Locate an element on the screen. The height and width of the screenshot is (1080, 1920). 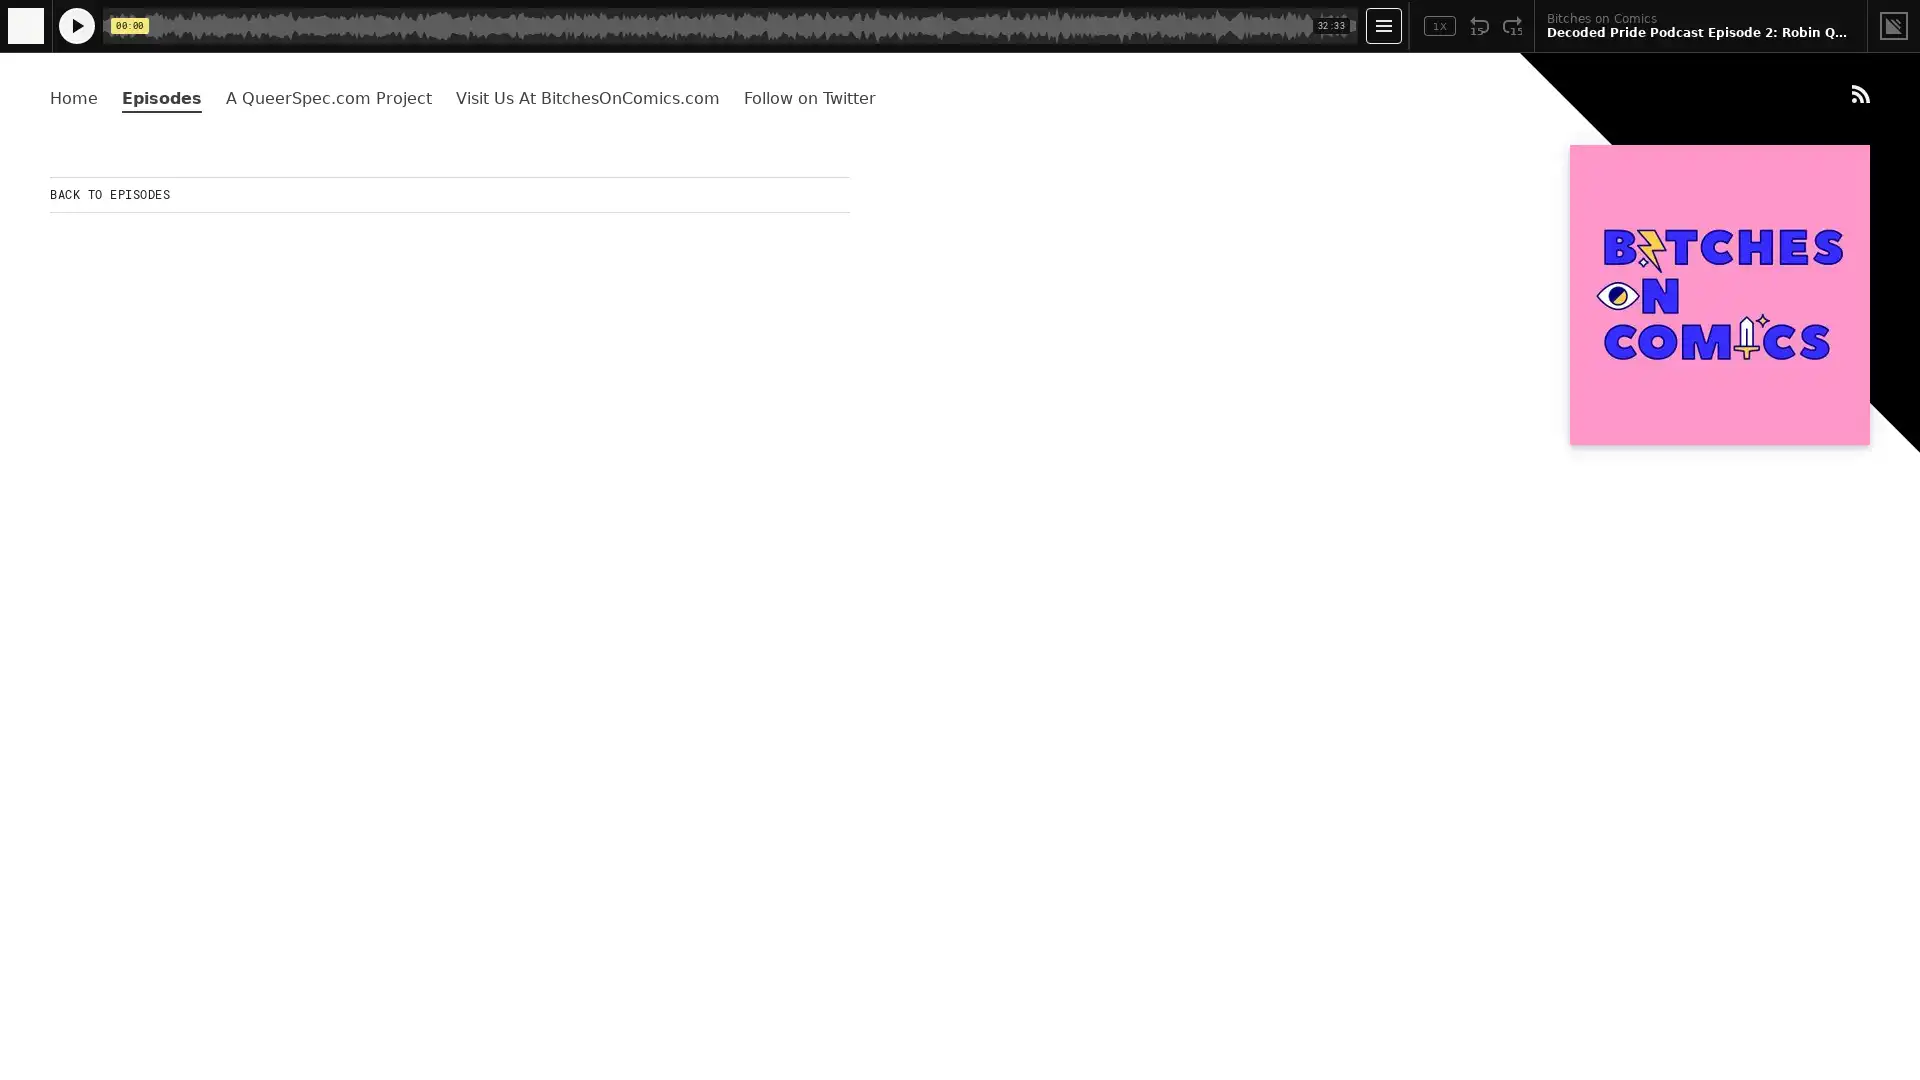
Play is located at coordinates (254, 268).